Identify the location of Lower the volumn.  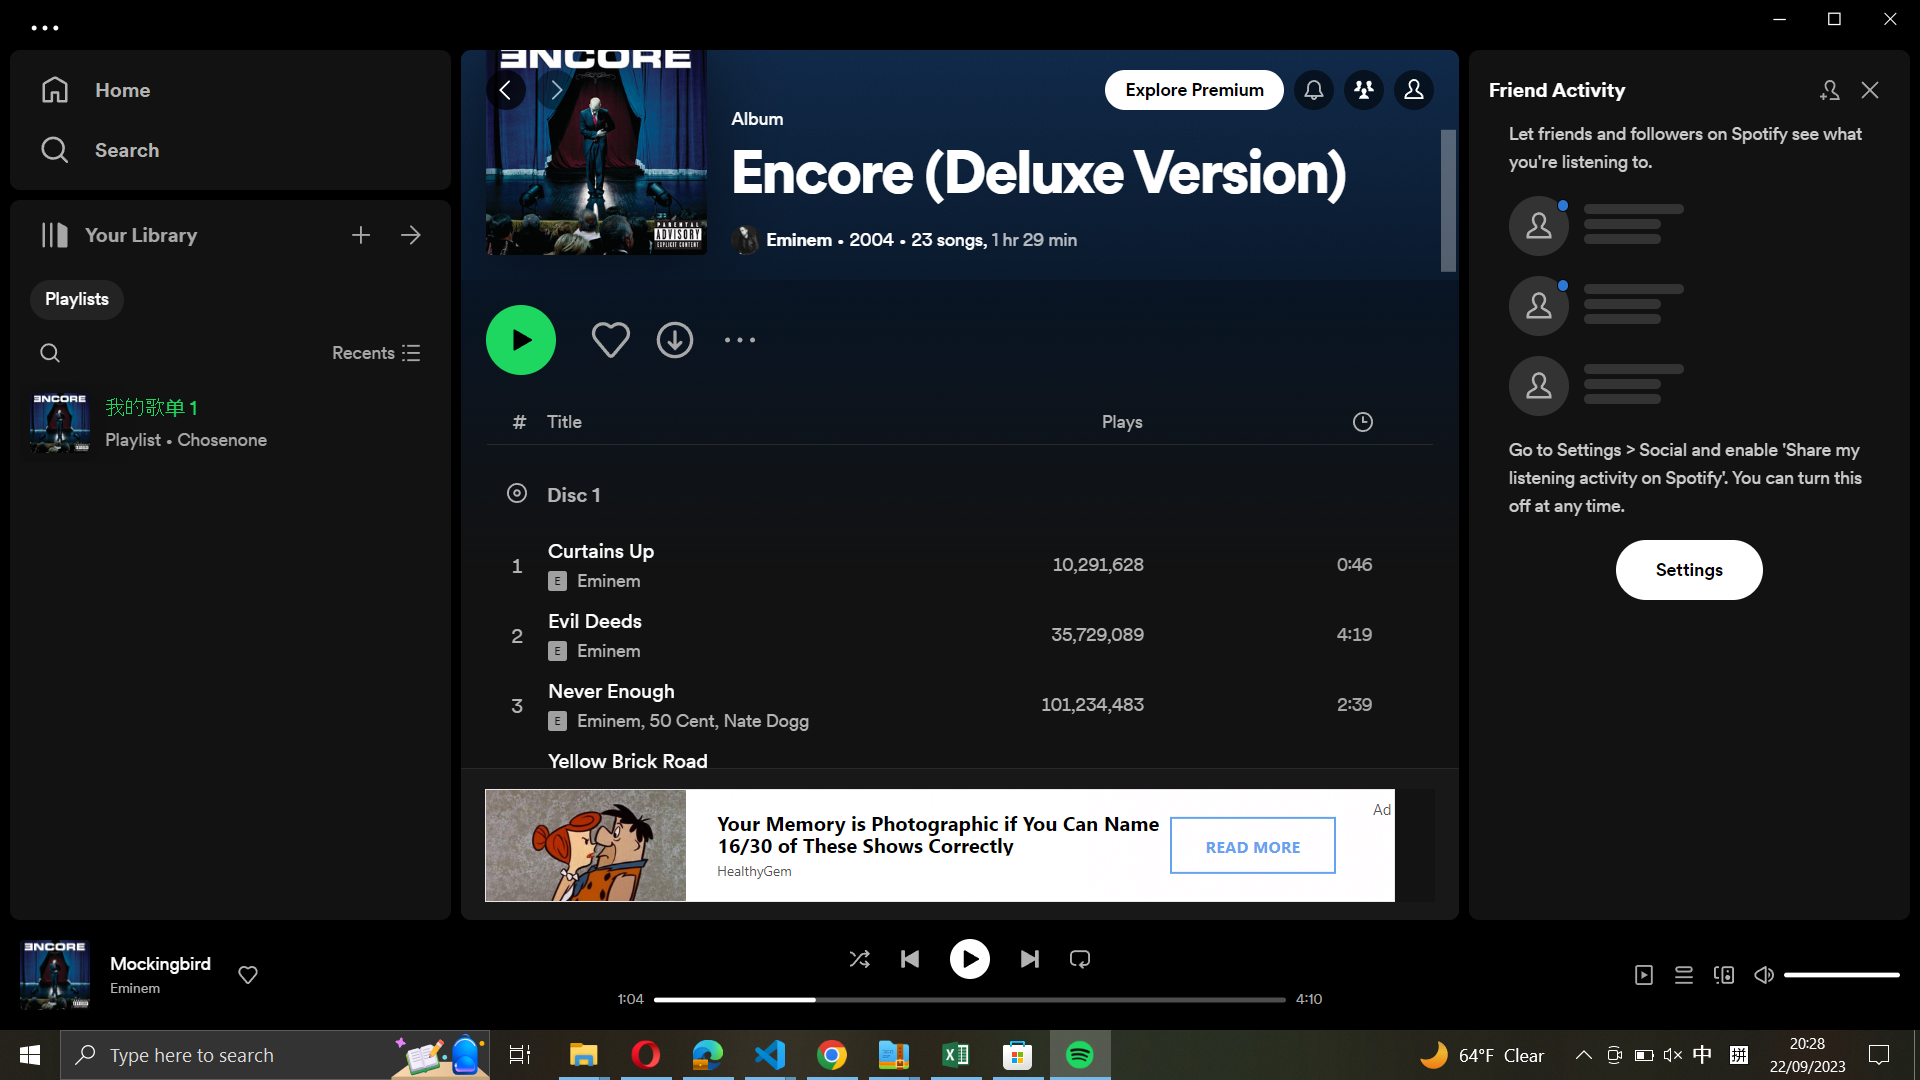
(1794, 972).